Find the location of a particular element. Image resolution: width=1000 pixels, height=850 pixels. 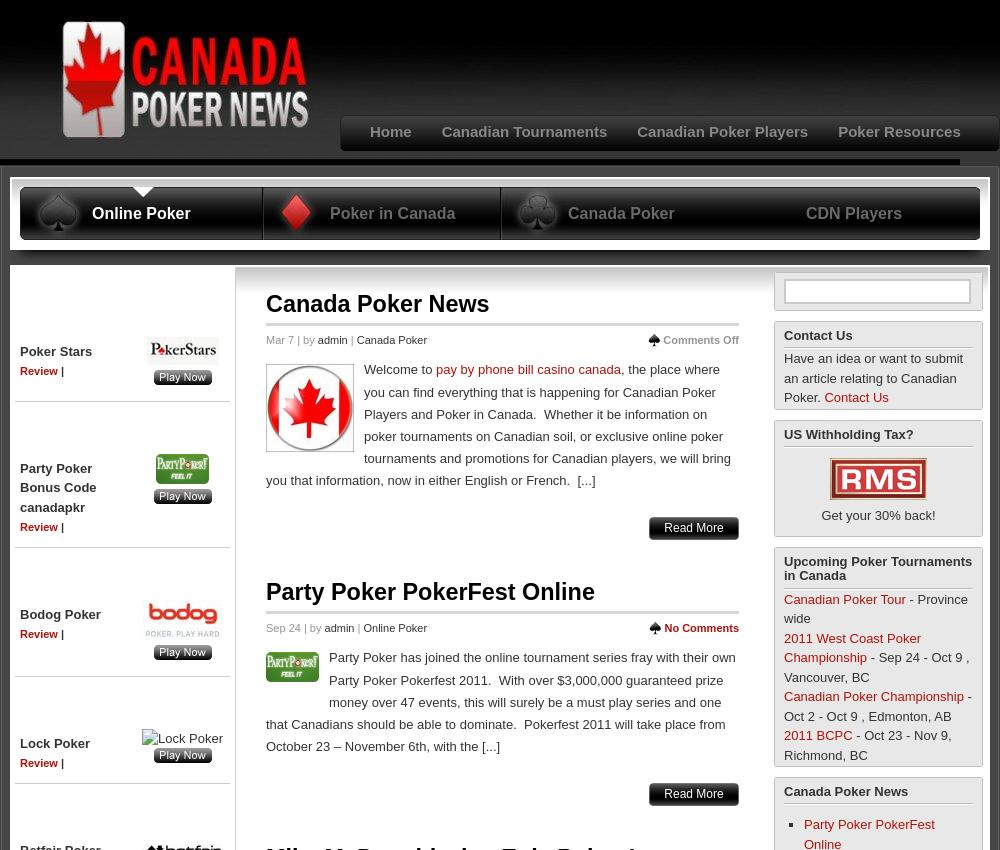

'Party Poker Bonus Code canadapkr' is located at coordinates (20, 486).